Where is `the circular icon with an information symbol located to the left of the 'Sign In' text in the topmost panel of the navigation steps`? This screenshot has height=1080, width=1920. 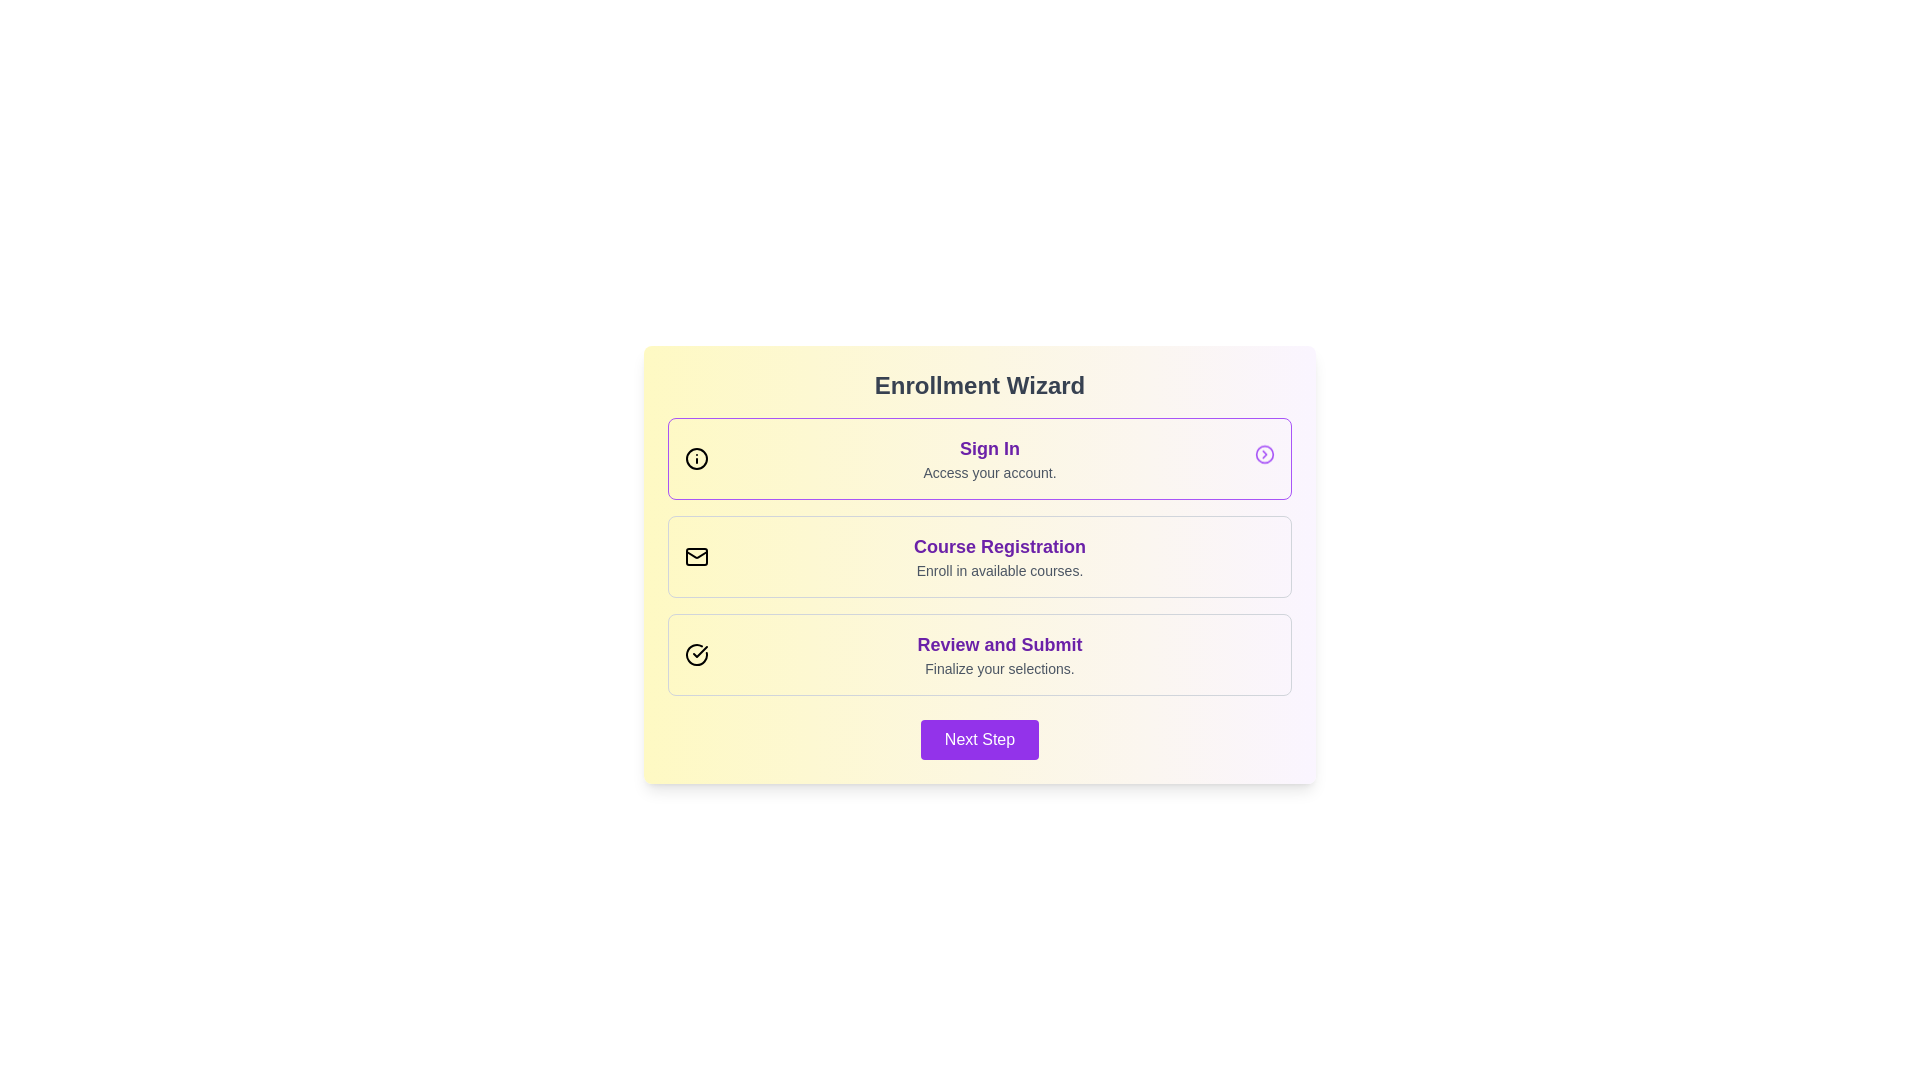
the circular icon with an information symbol located to the left of the 'Sign In' text in the topmost panel of the navigation steps is located at coordinates (696, 459).